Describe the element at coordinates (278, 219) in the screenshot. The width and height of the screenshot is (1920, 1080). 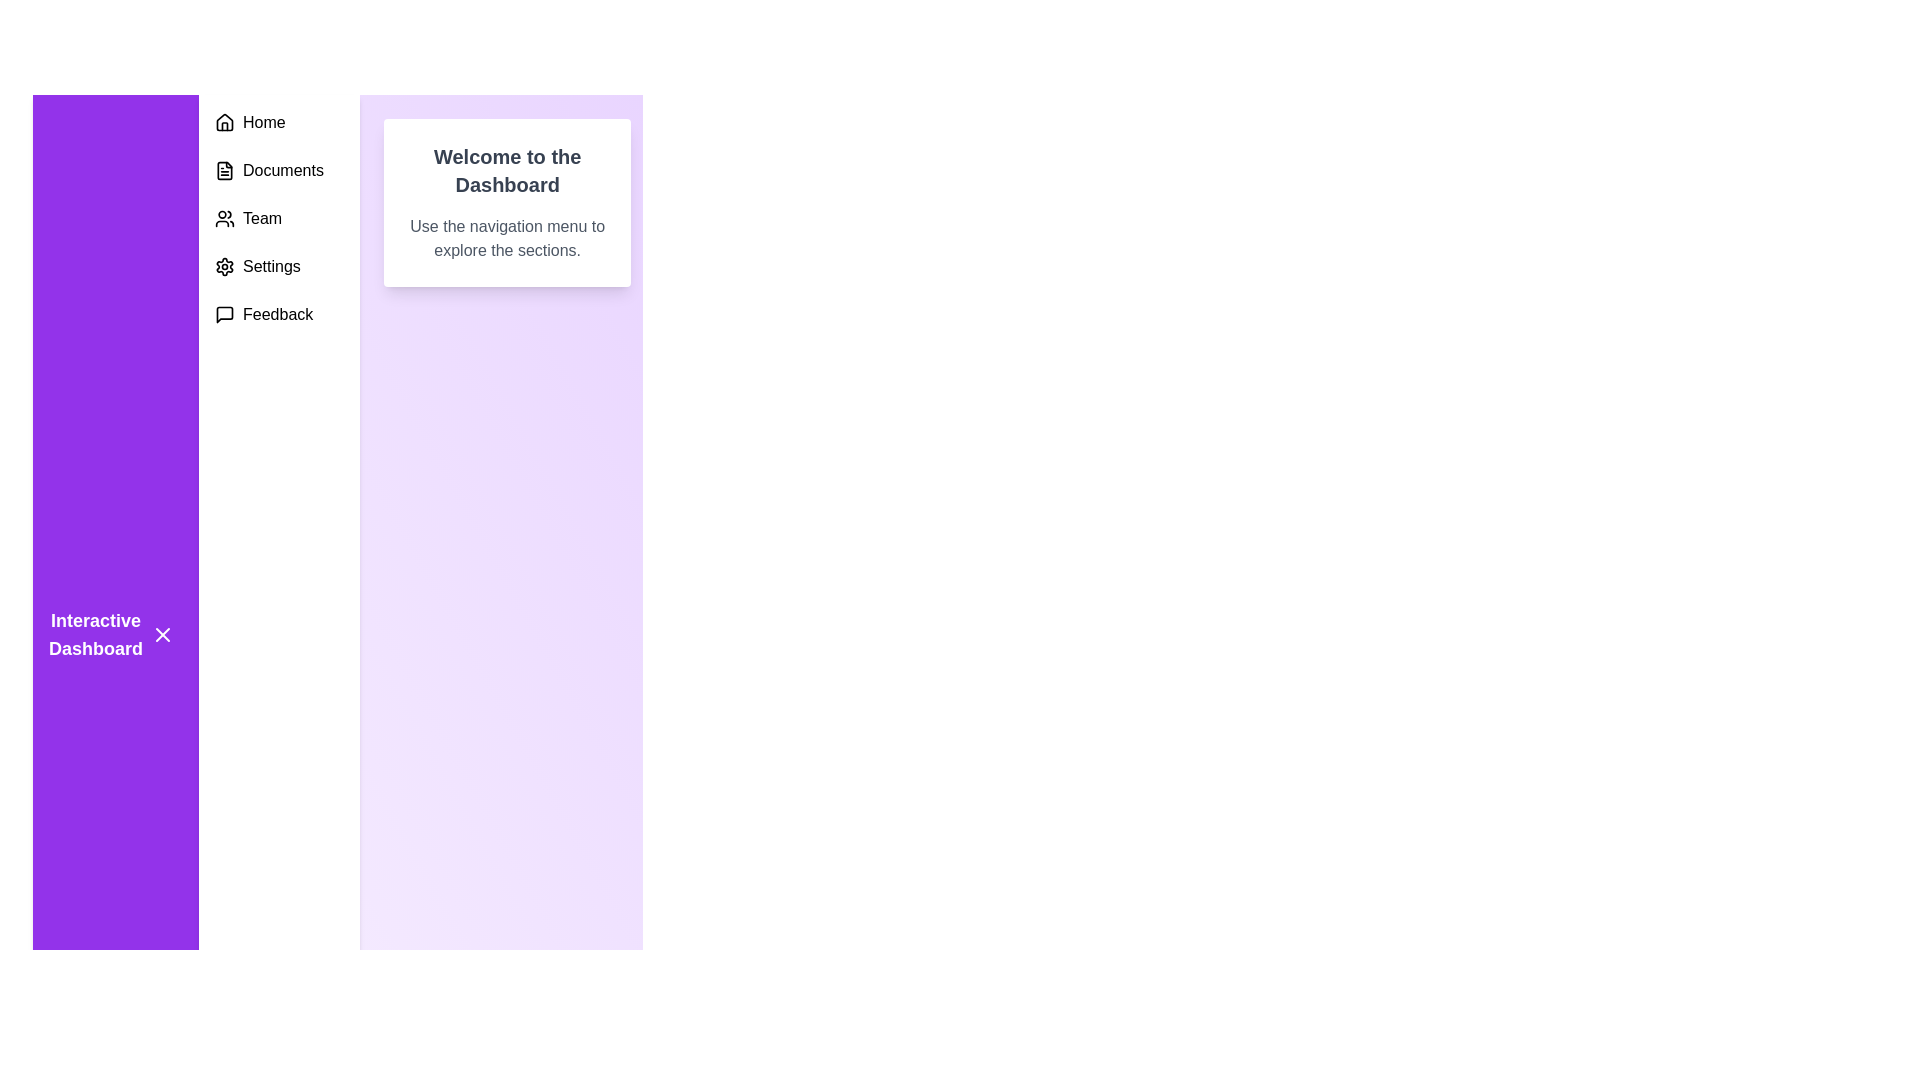
I see `the Navigation menu located in the upper-left section of the UI` at that location.